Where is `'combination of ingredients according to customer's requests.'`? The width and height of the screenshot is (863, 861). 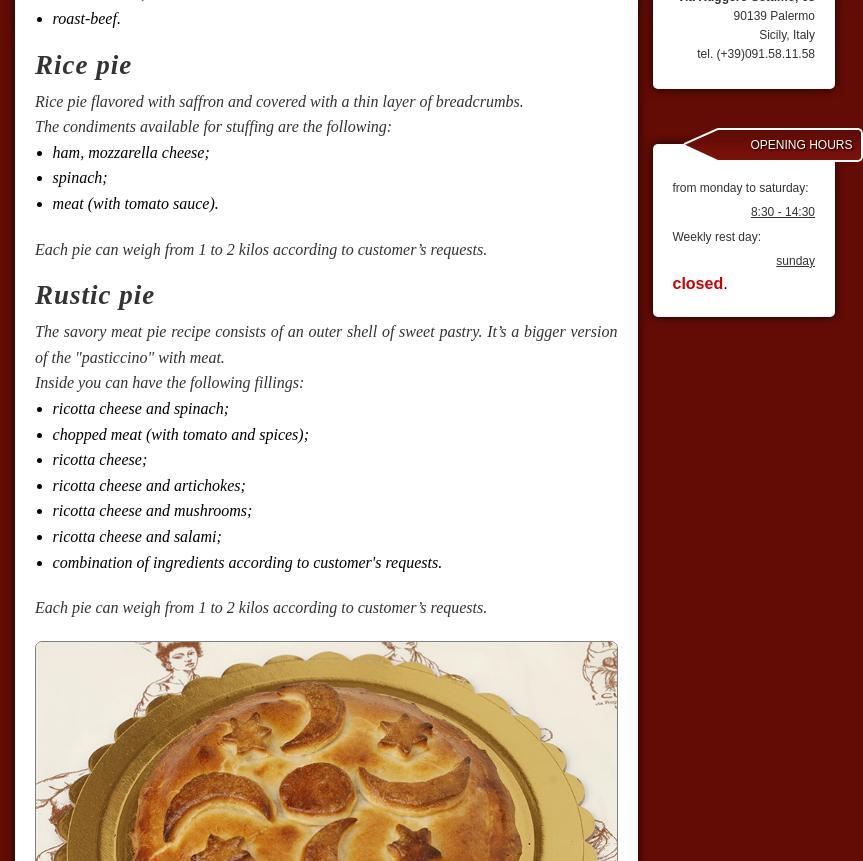 'combination of ingredients according to customer's requests.' is located at coordinates (246, 560).